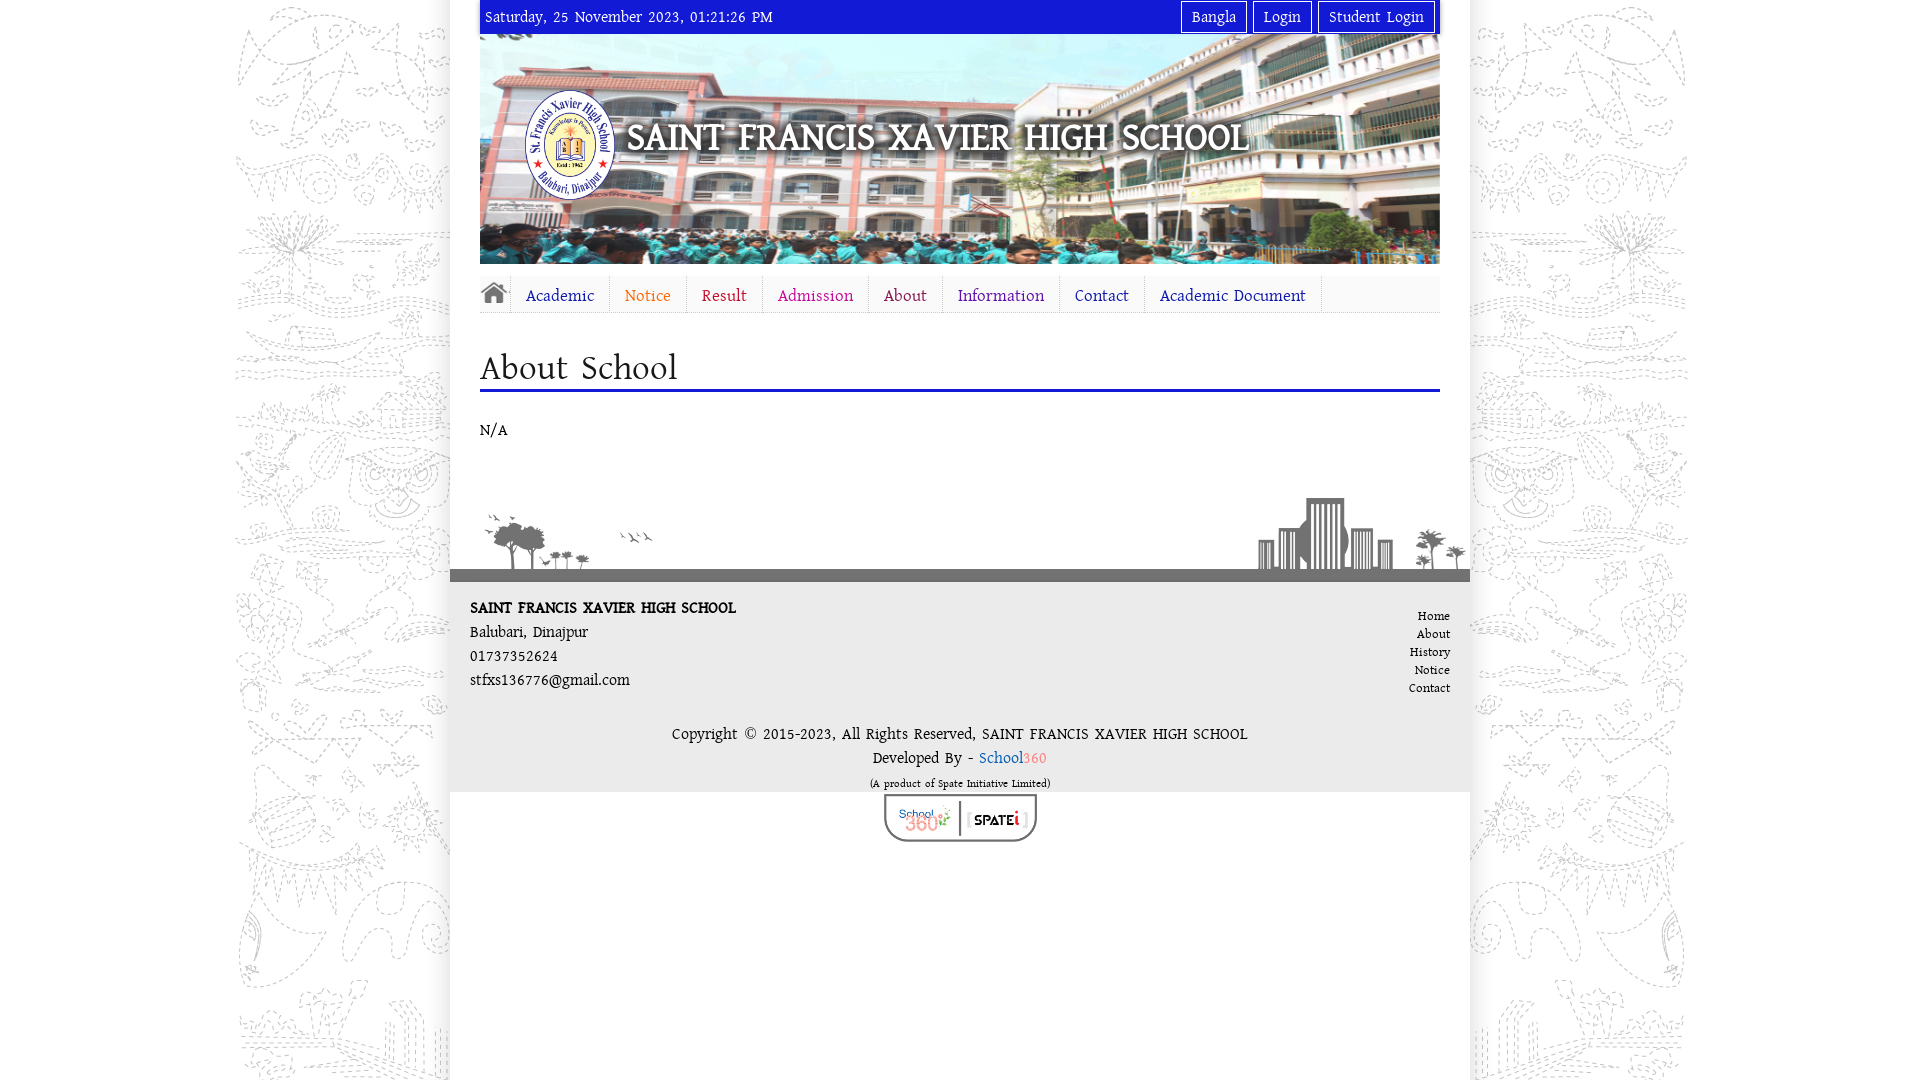 This screenshot has height=1080, width=1920. I want to click on 'Bangla', so click(1213, 16).